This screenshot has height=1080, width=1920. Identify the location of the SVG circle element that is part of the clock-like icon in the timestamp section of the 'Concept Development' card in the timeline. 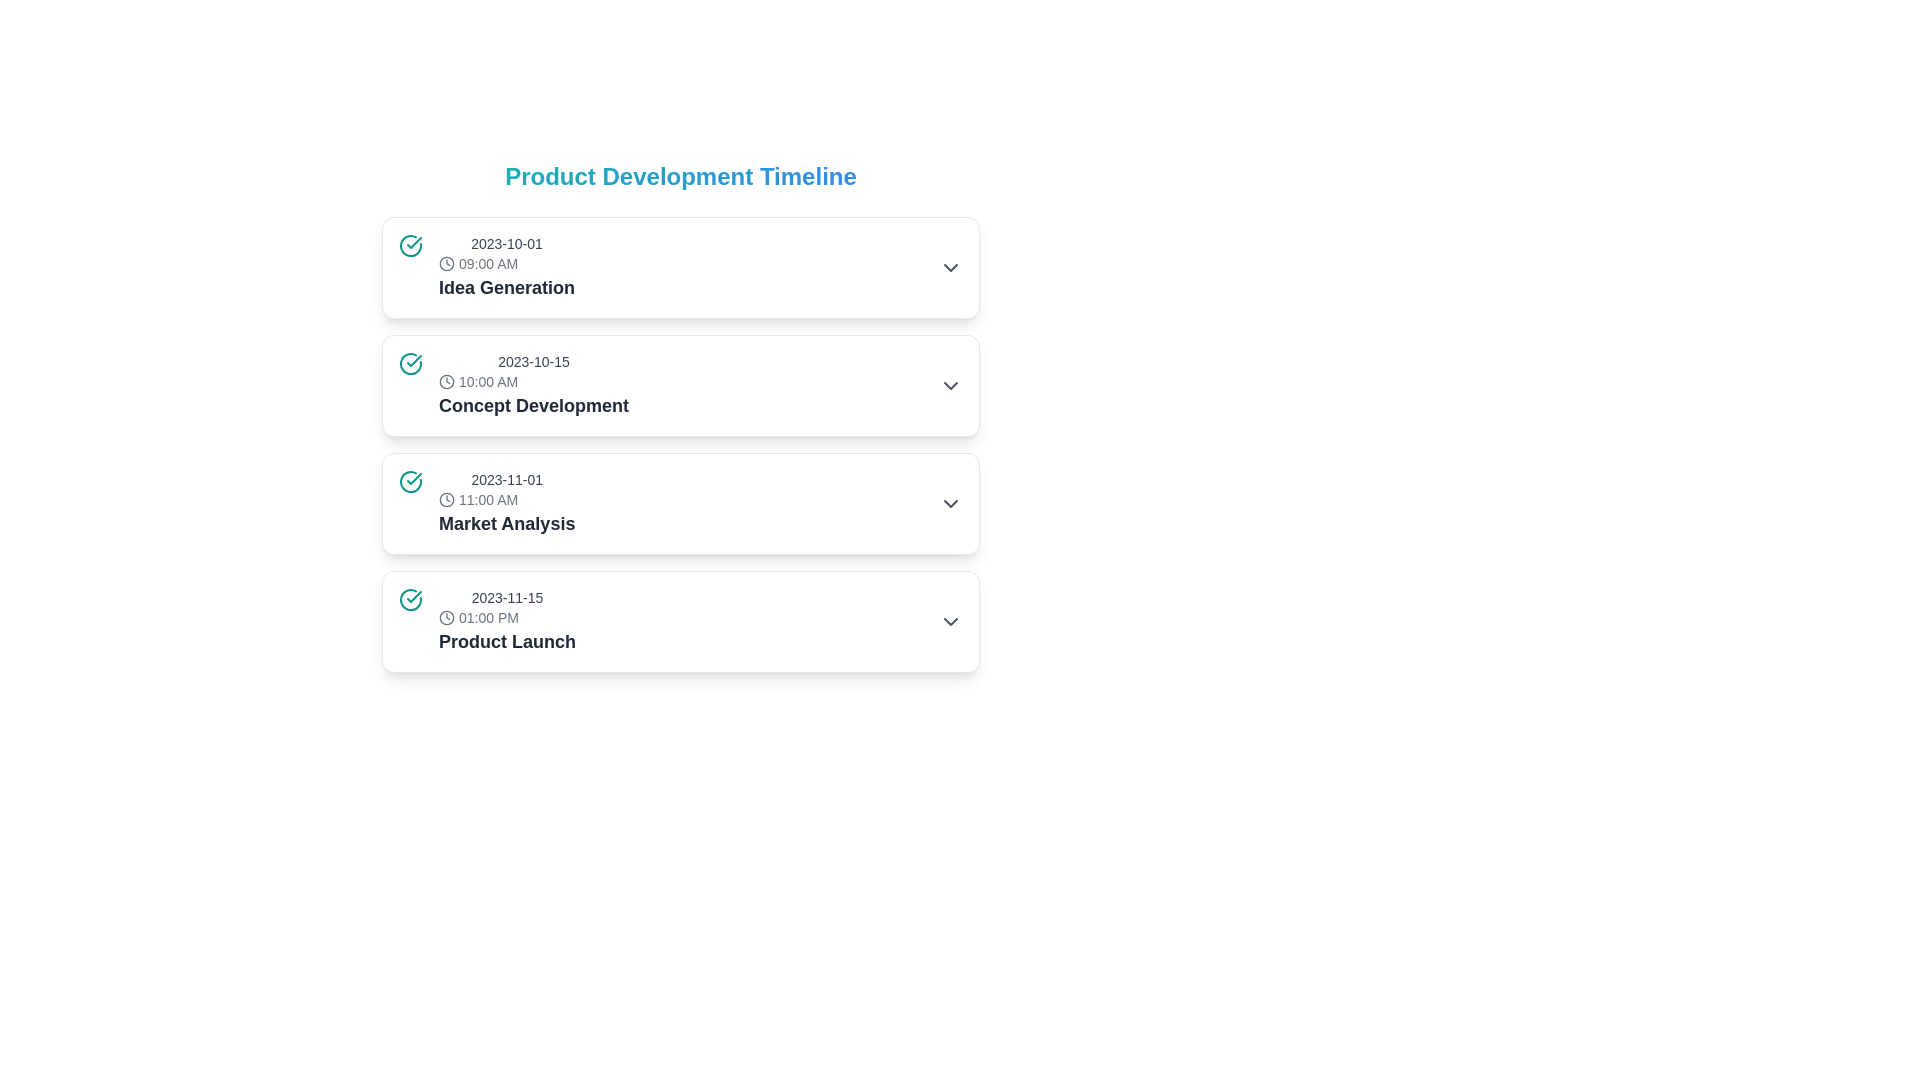
(445, 381).